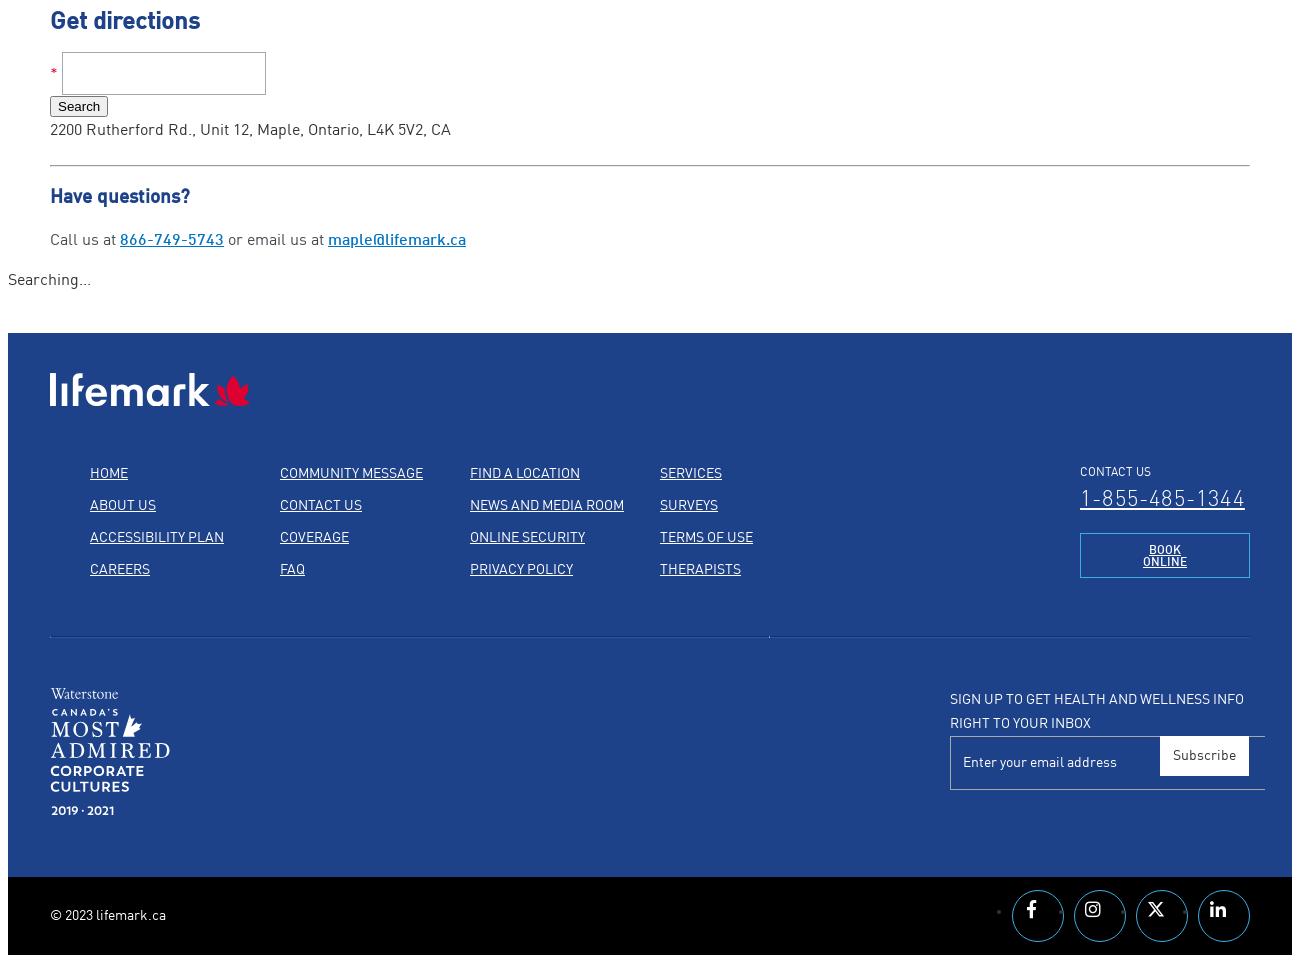 This screenshot has width=1300, height=960. Describe the element at coordinates (249, 130) in the screenshot. I see `'2200 Rutherford Rd., Unit 12, Maple, Ontario, L4K 5V2, CA'` at that location.